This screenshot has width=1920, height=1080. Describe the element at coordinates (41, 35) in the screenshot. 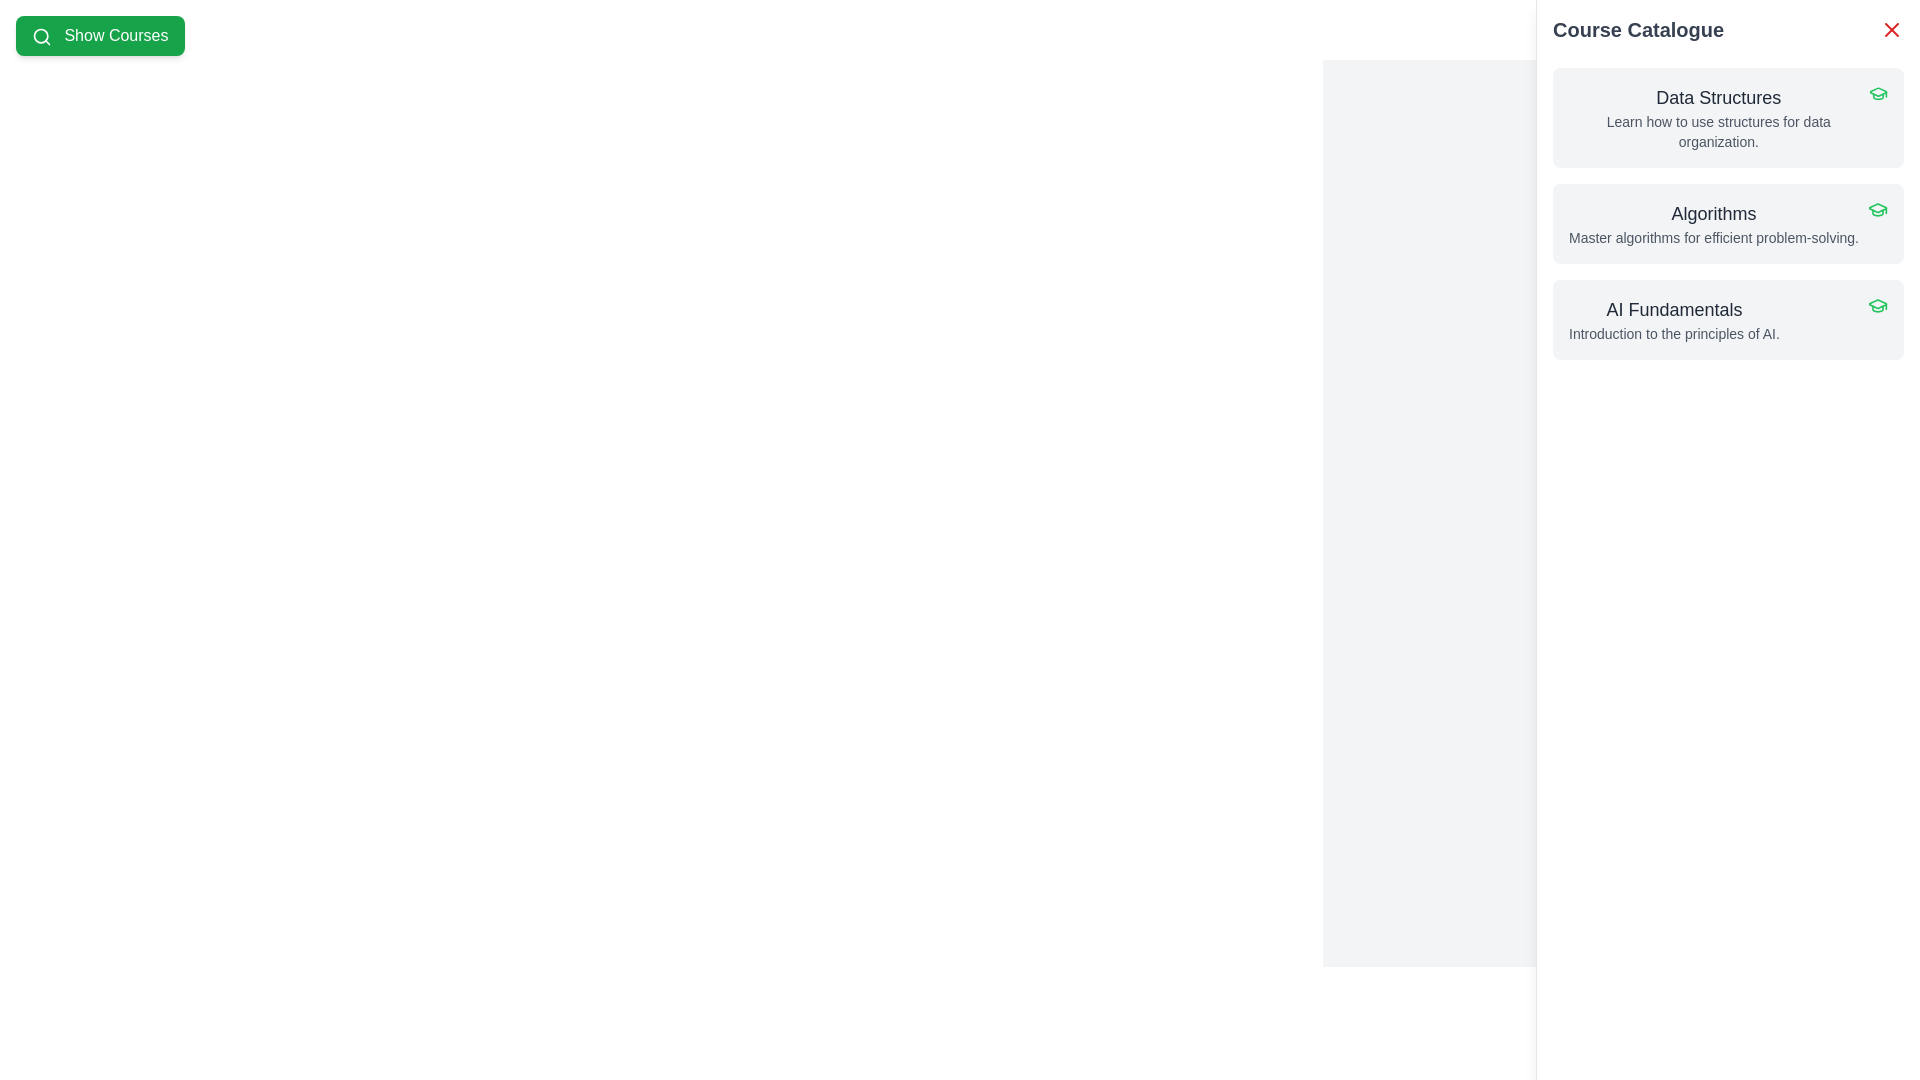

I see `SVG Circle Element of the search icon located within the green 'Show Courses' button by right-clicking on it` at that location.